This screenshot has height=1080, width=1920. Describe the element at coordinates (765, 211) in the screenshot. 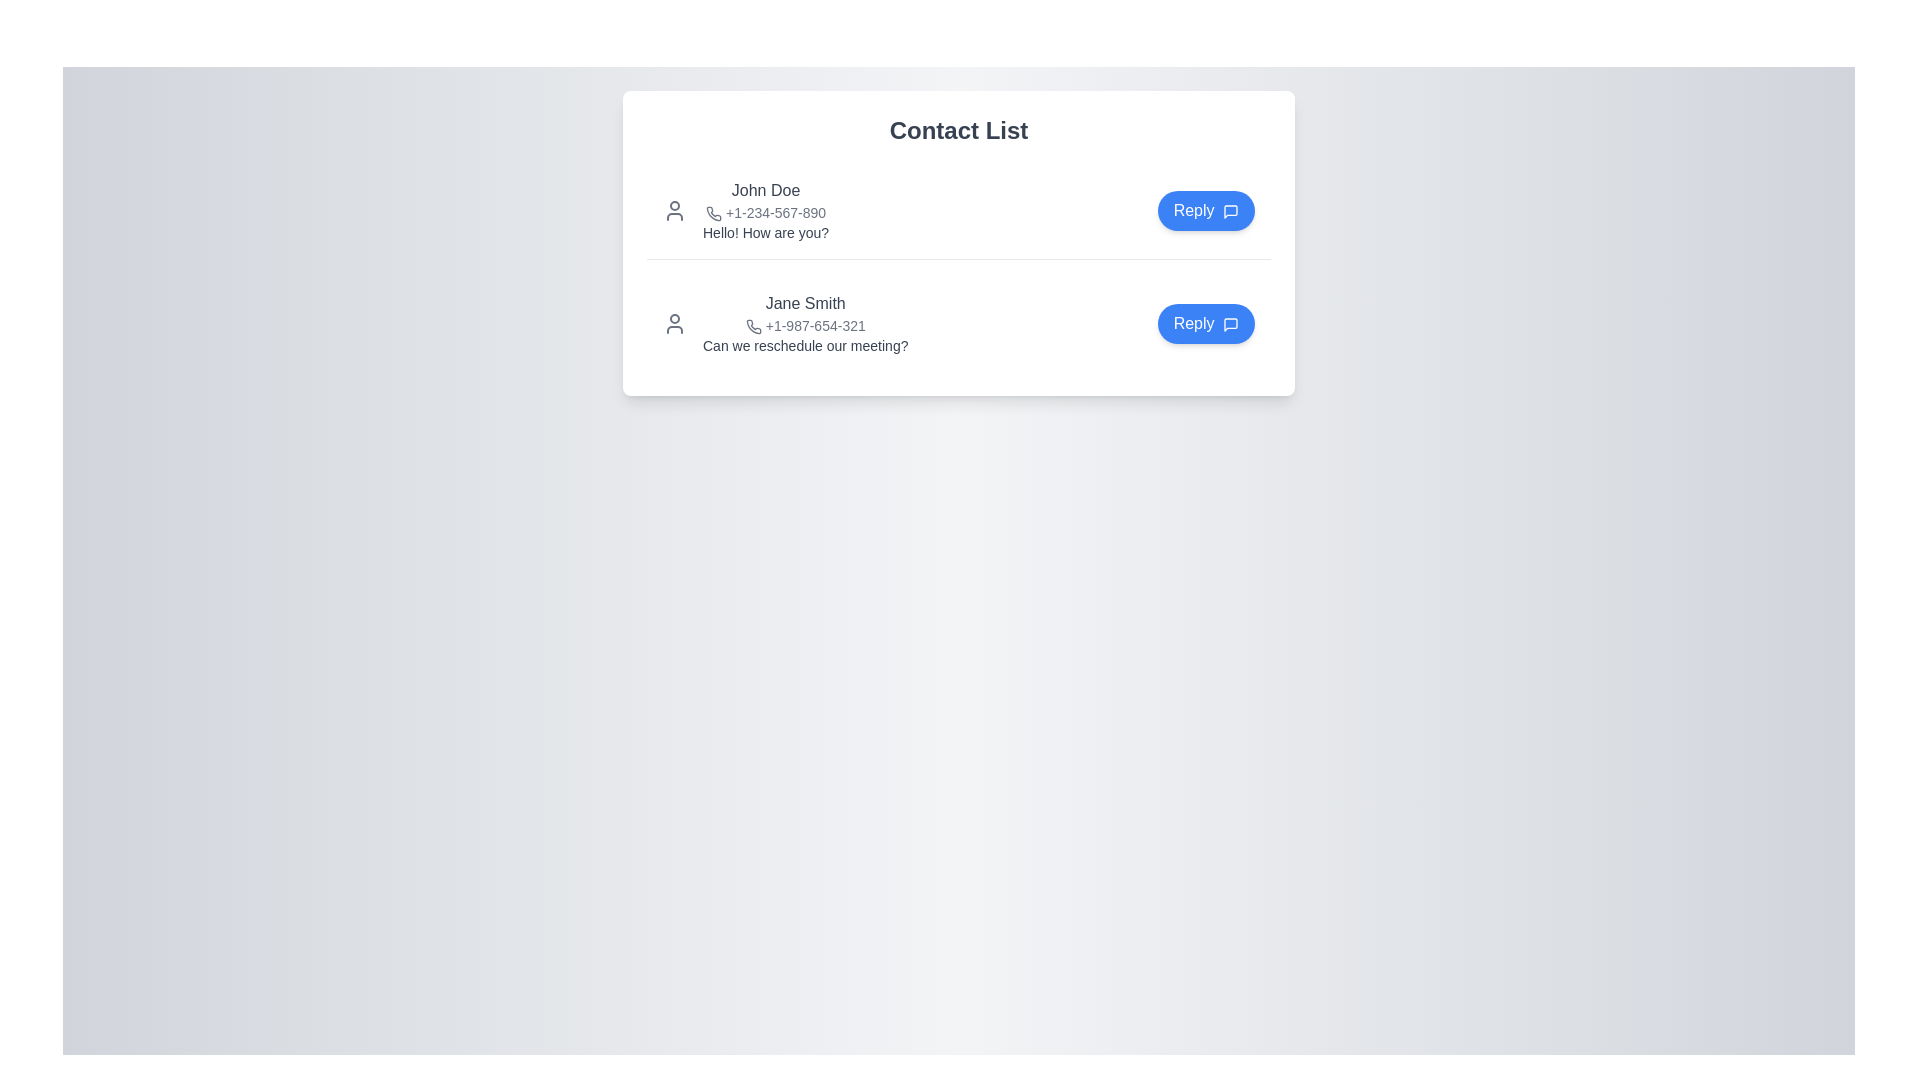

I see `displayed information from the contact block containing the name 'John Doe', phone number '+1-234-567-890', and message 'Hello! How are you?'` at that location.